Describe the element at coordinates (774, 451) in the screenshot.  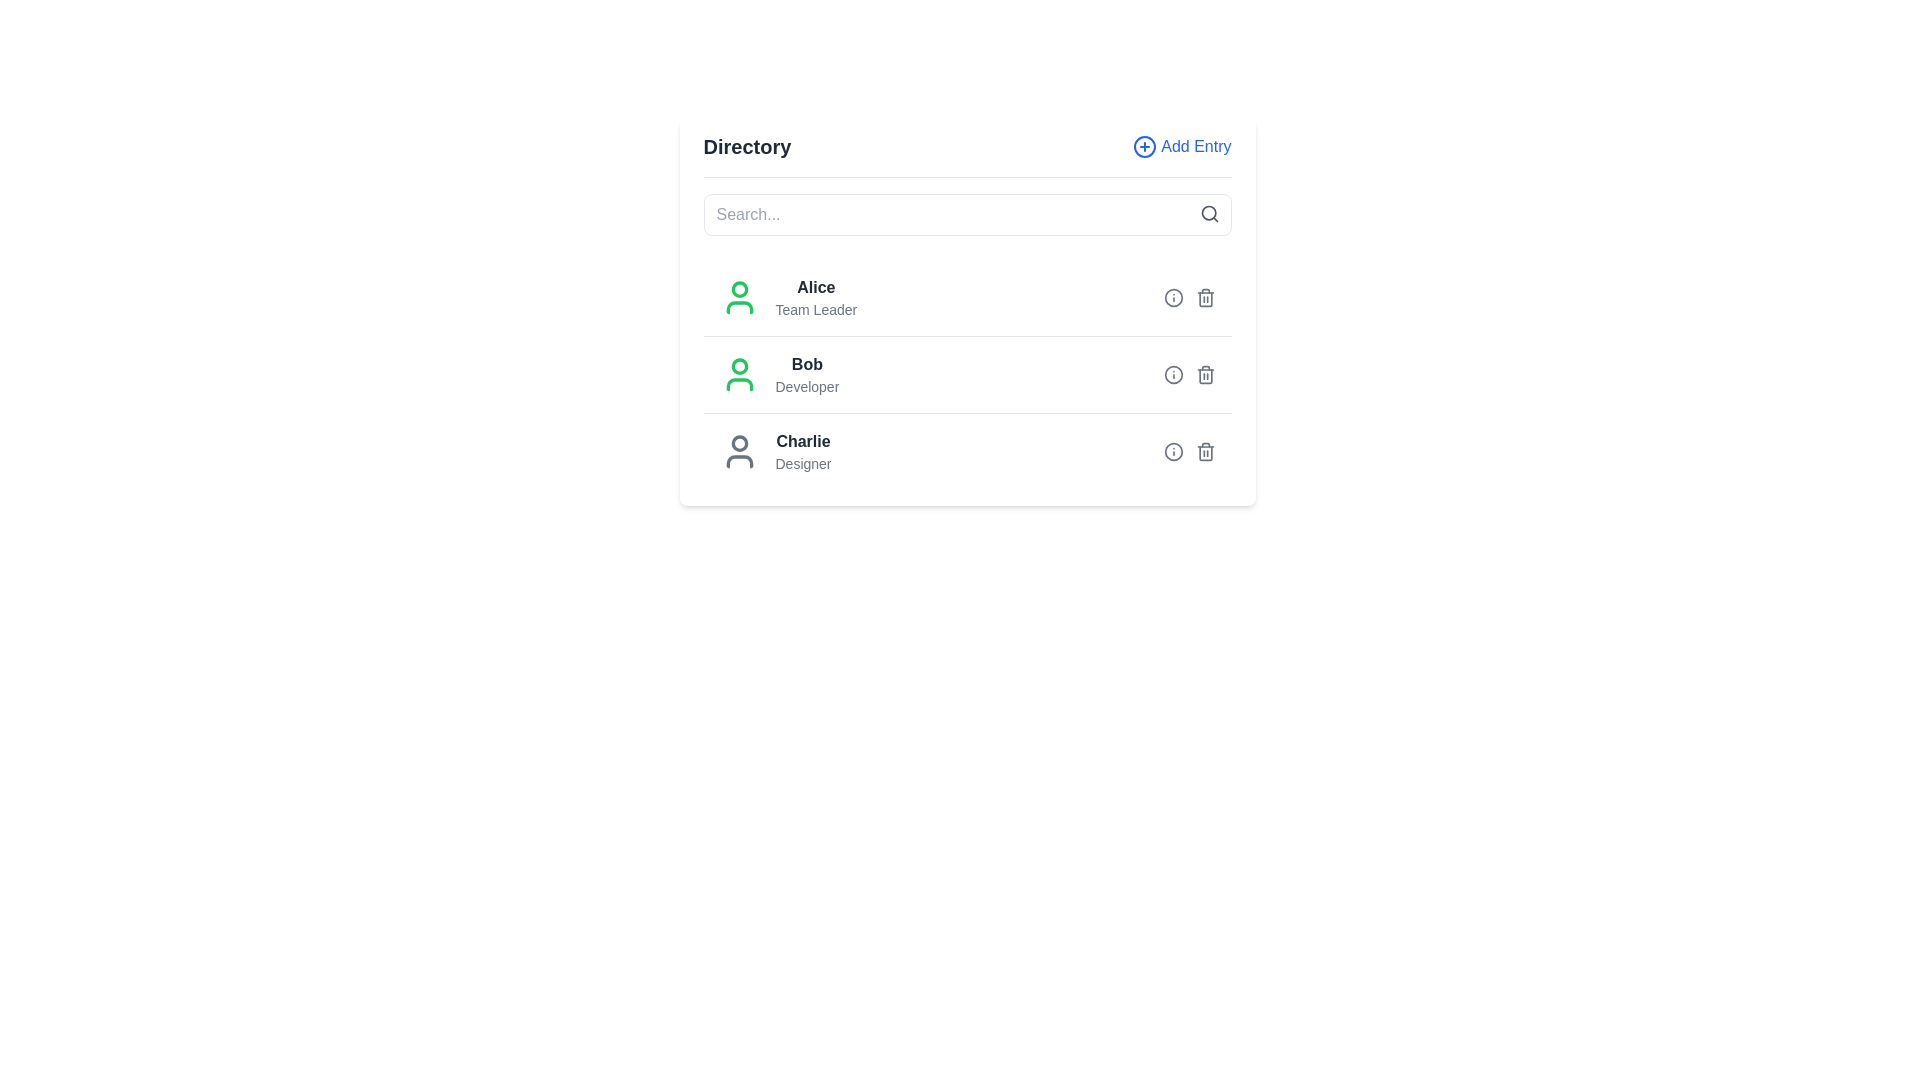
I see `the user profile list item displaying the icon of a user silhouette and the text 'Charlie' with the subtitle 'Designer'. This is the third item in the profile list` at that location.